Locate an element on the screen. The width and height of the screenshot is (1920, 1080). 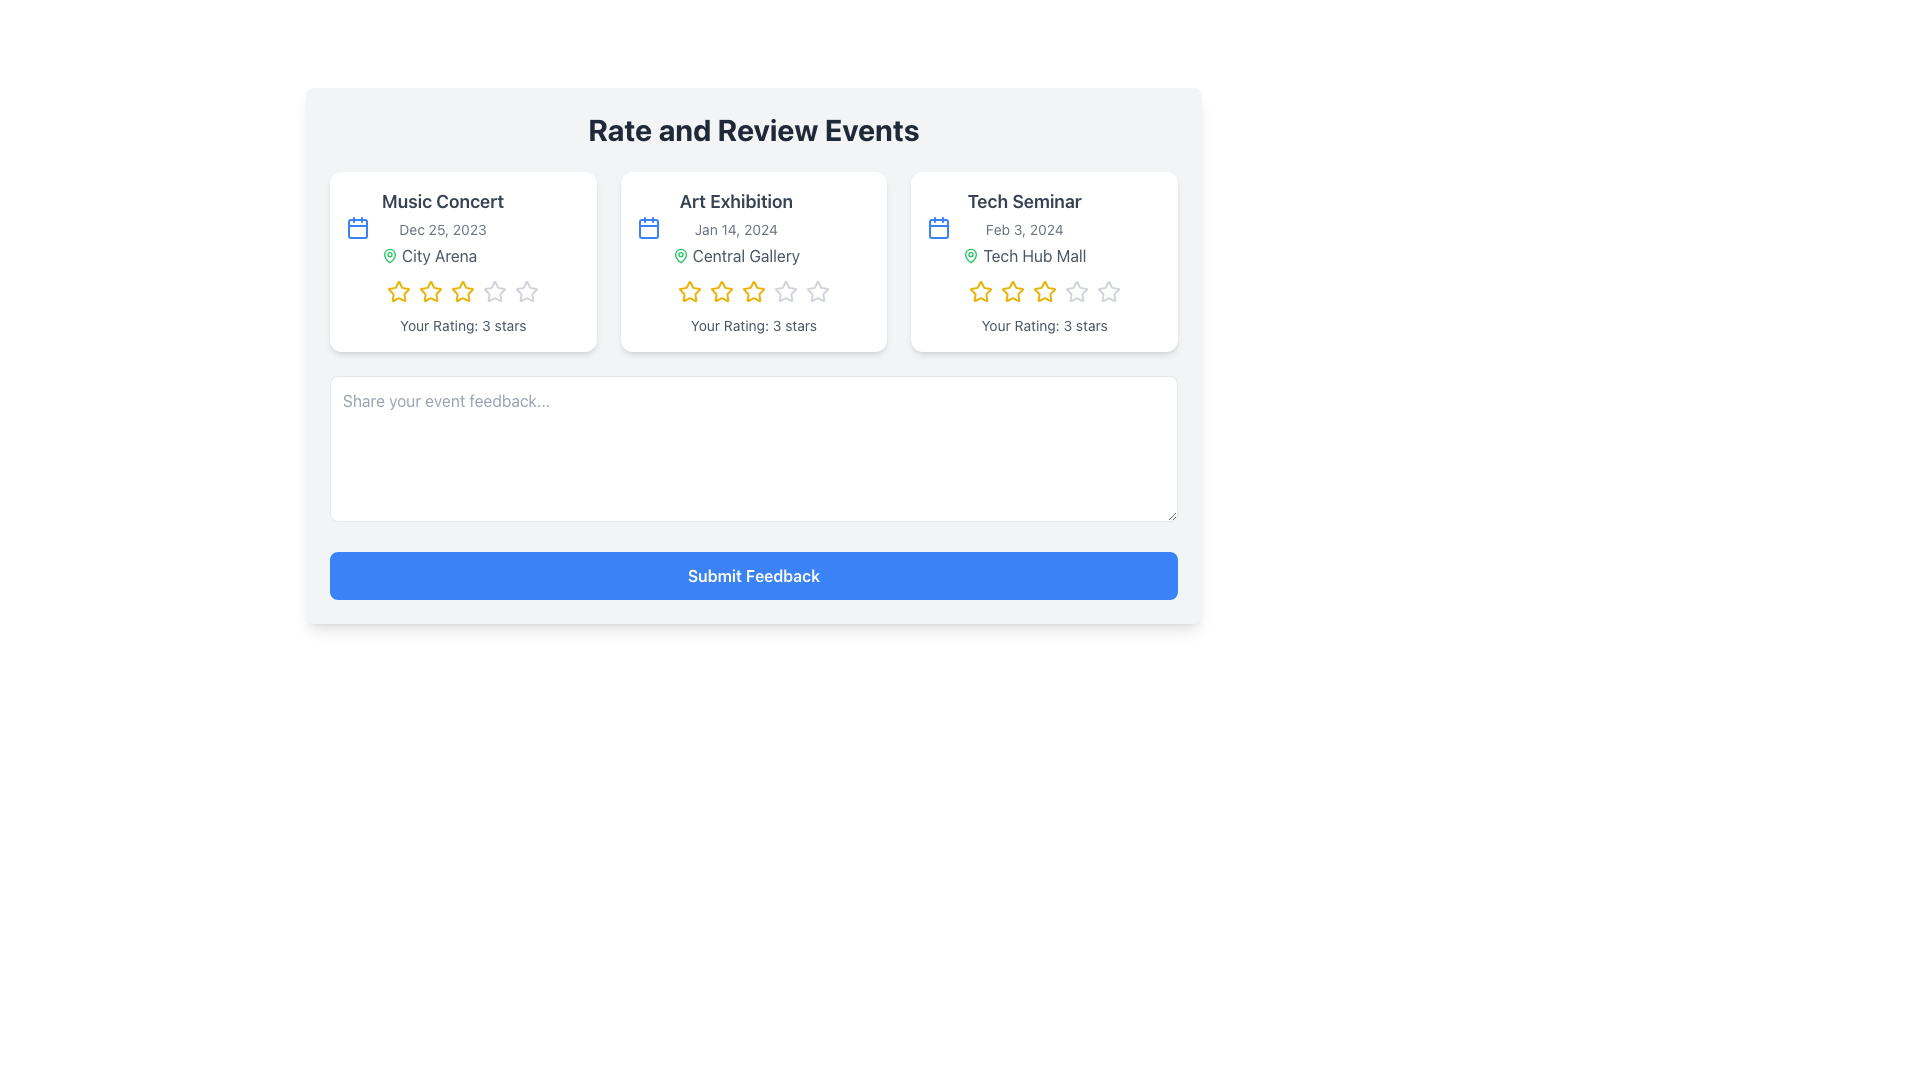
the third yellow star icon in the rating system of the 'Art Exhibition' section is located at coordinates (752, 292).